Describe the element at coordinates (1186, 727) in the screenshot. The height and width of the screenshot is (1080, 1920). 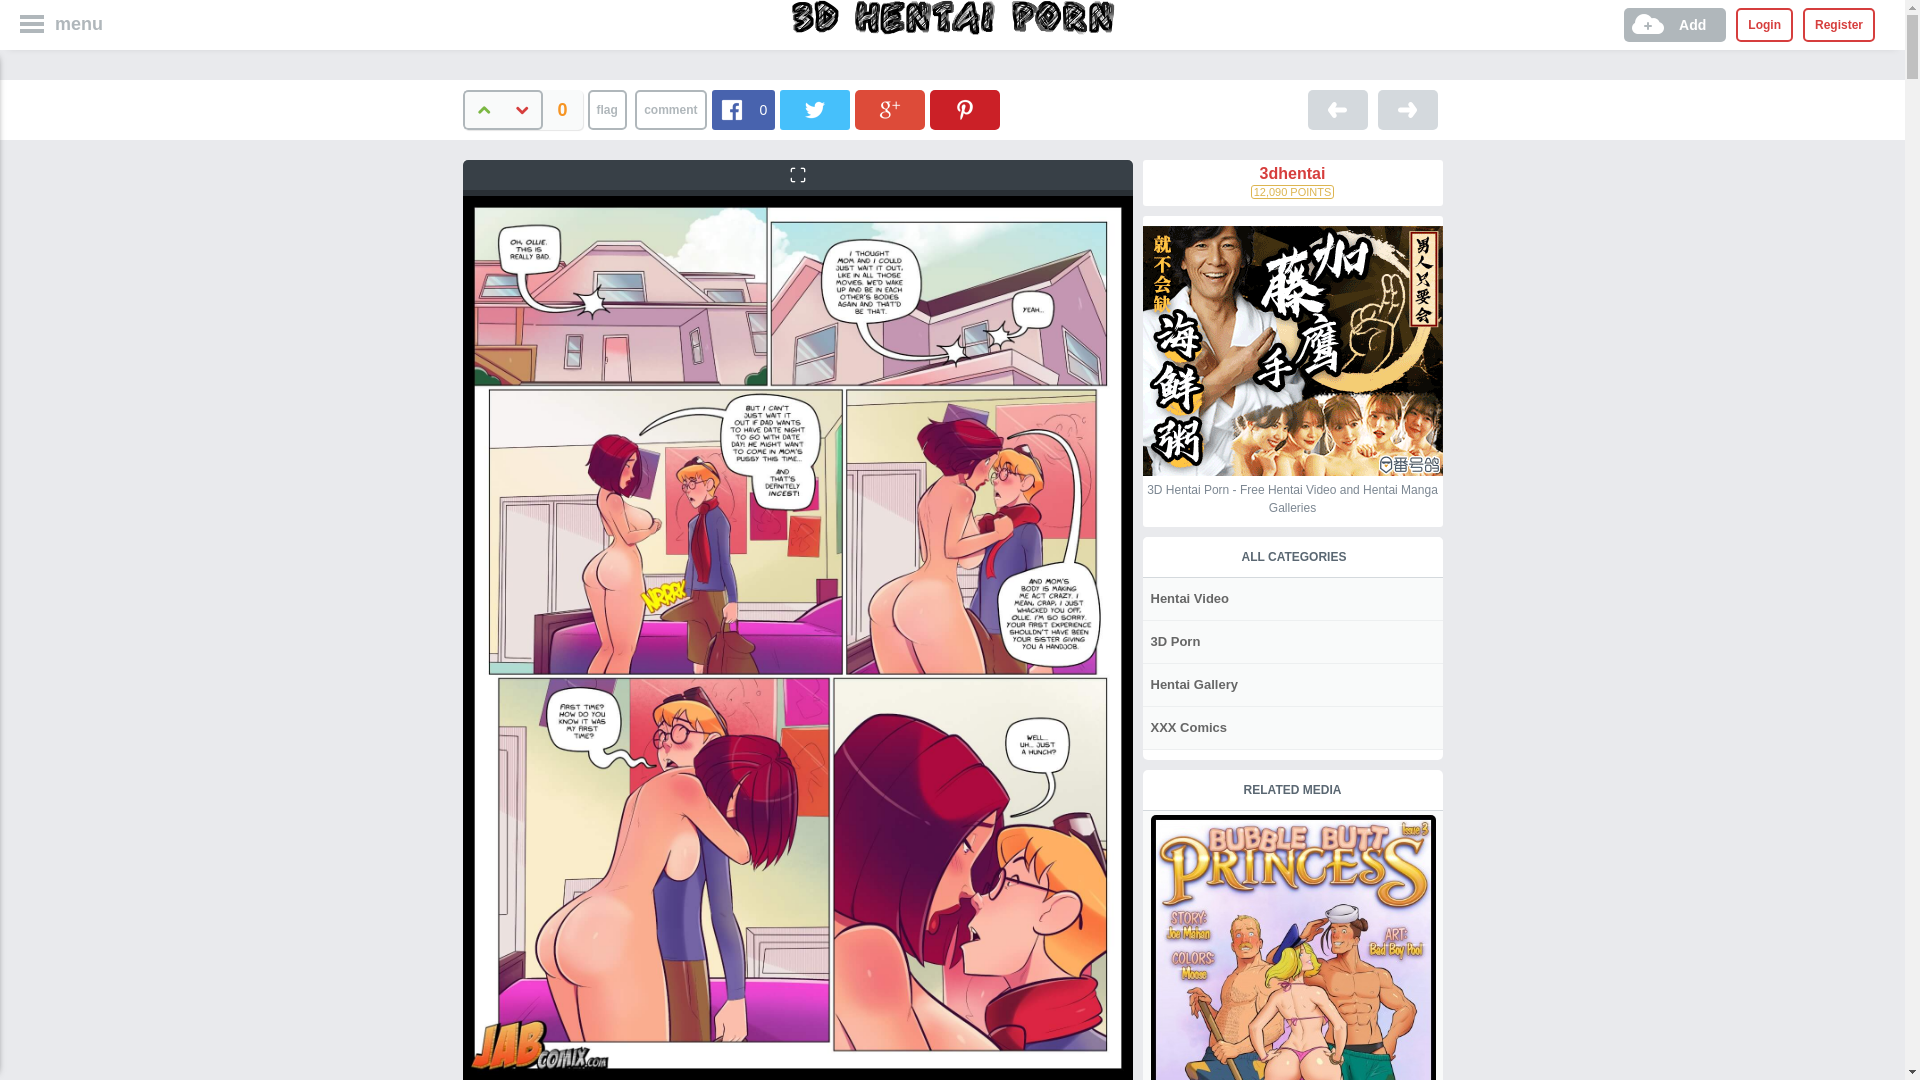
I see `'XXX Comics'` at that location.